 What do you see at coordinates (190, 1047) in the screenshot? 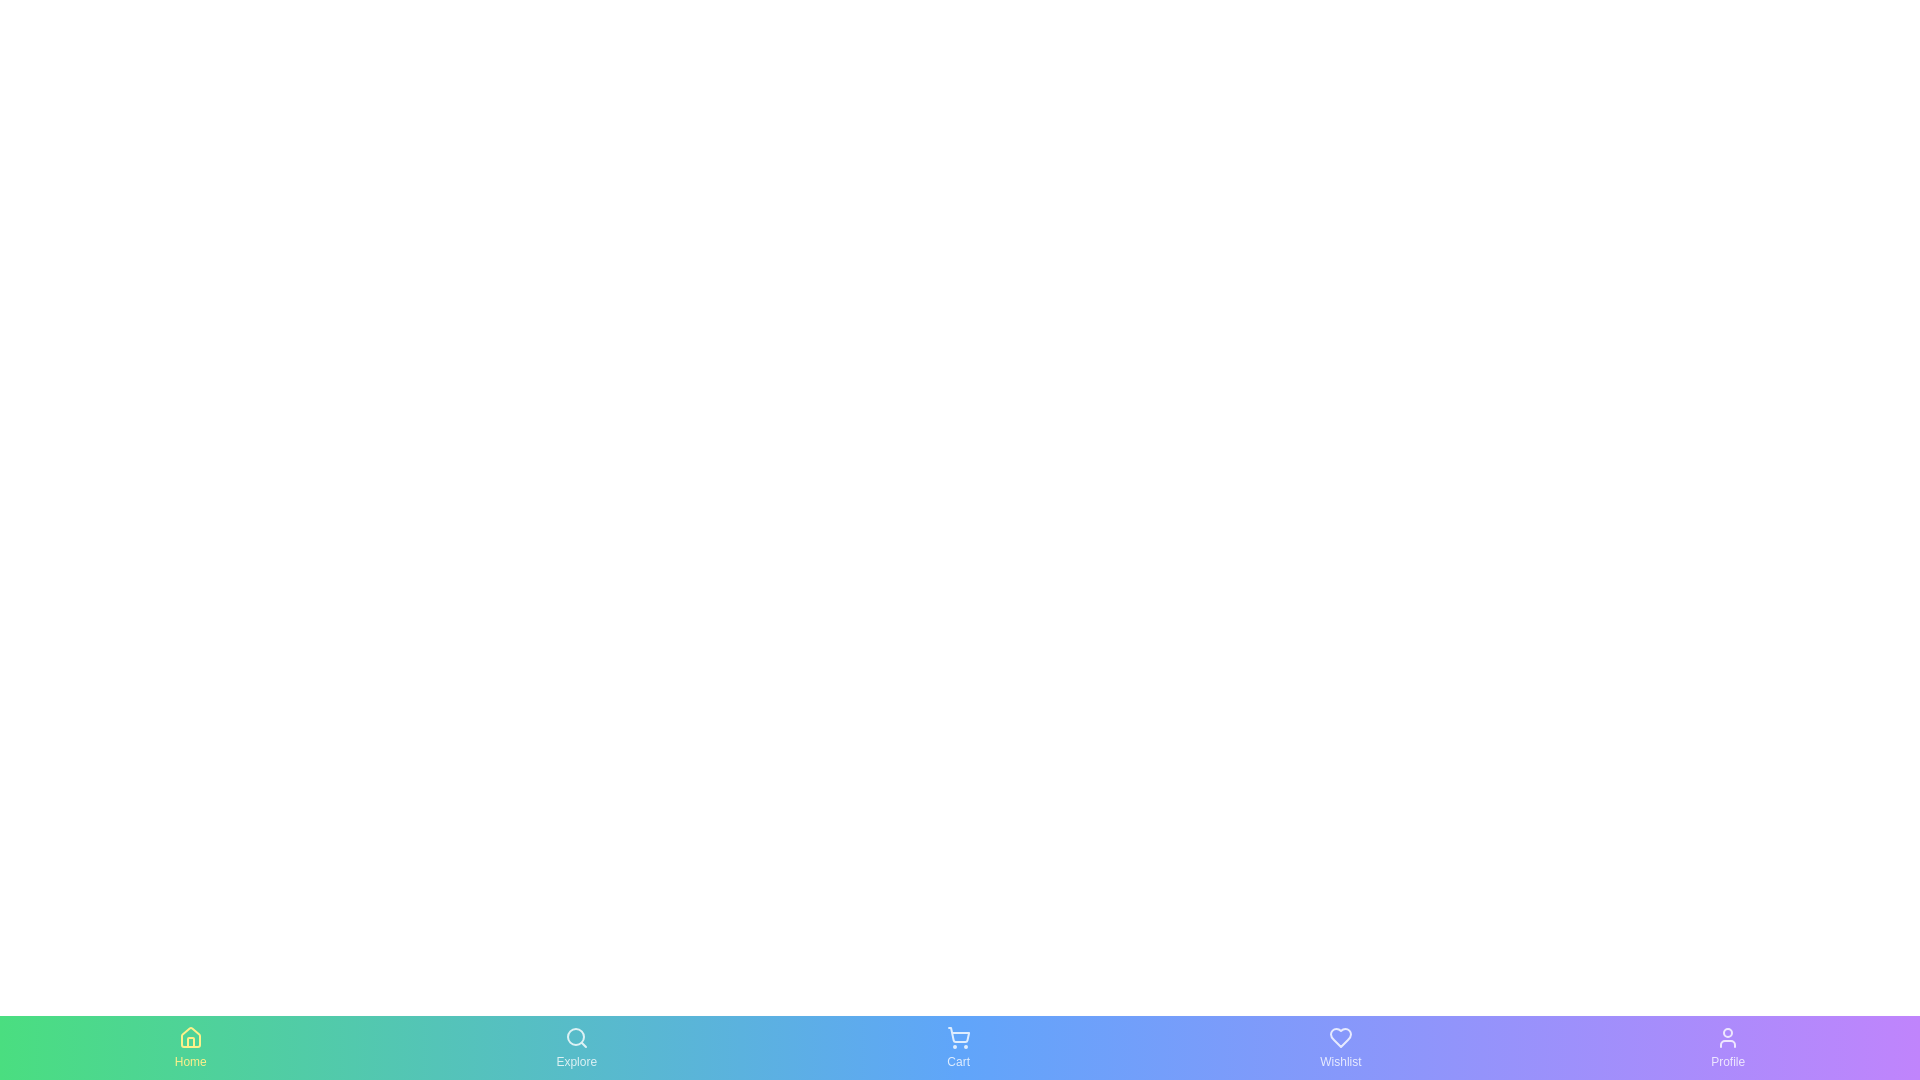
I see `the icon labeled Home` at bounding box center [190, 1047].